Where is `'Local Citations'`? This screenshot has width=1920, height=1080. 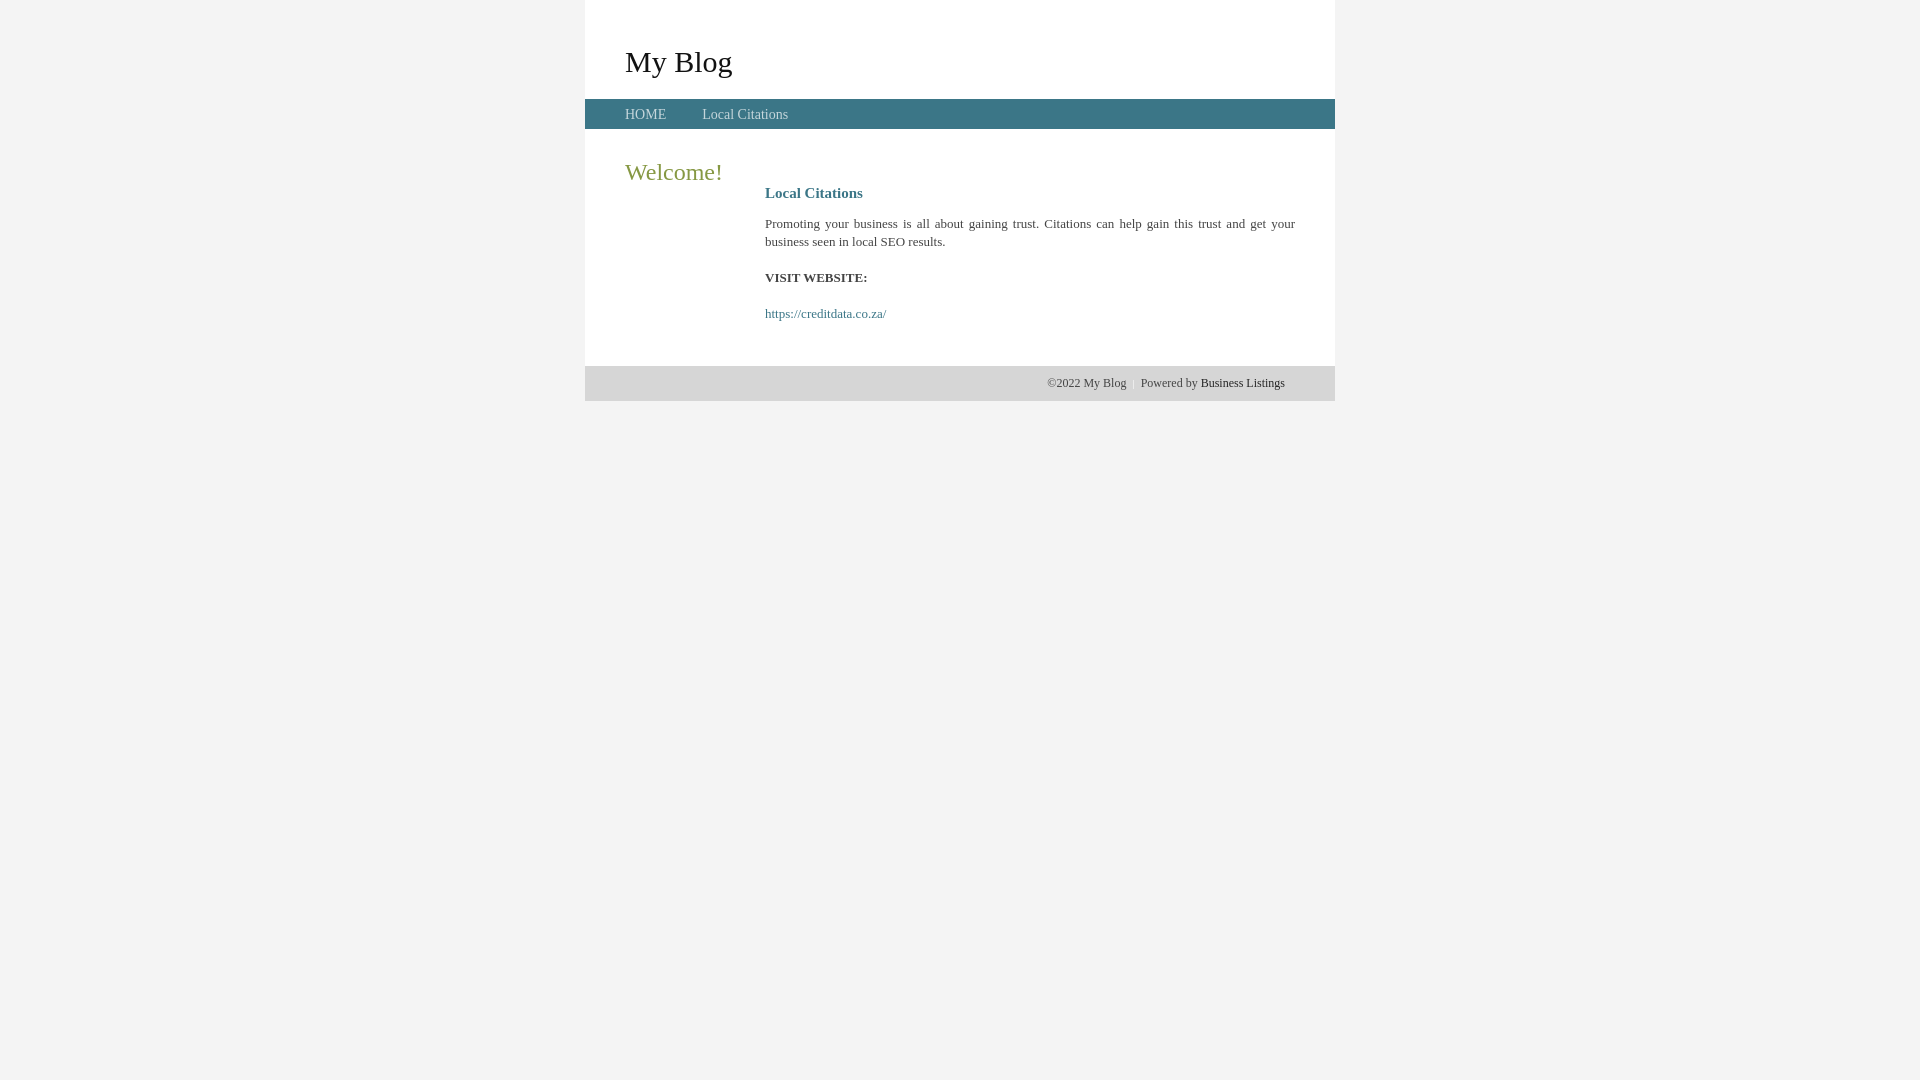 'Local Citations' is located at coordinates (743, 114).